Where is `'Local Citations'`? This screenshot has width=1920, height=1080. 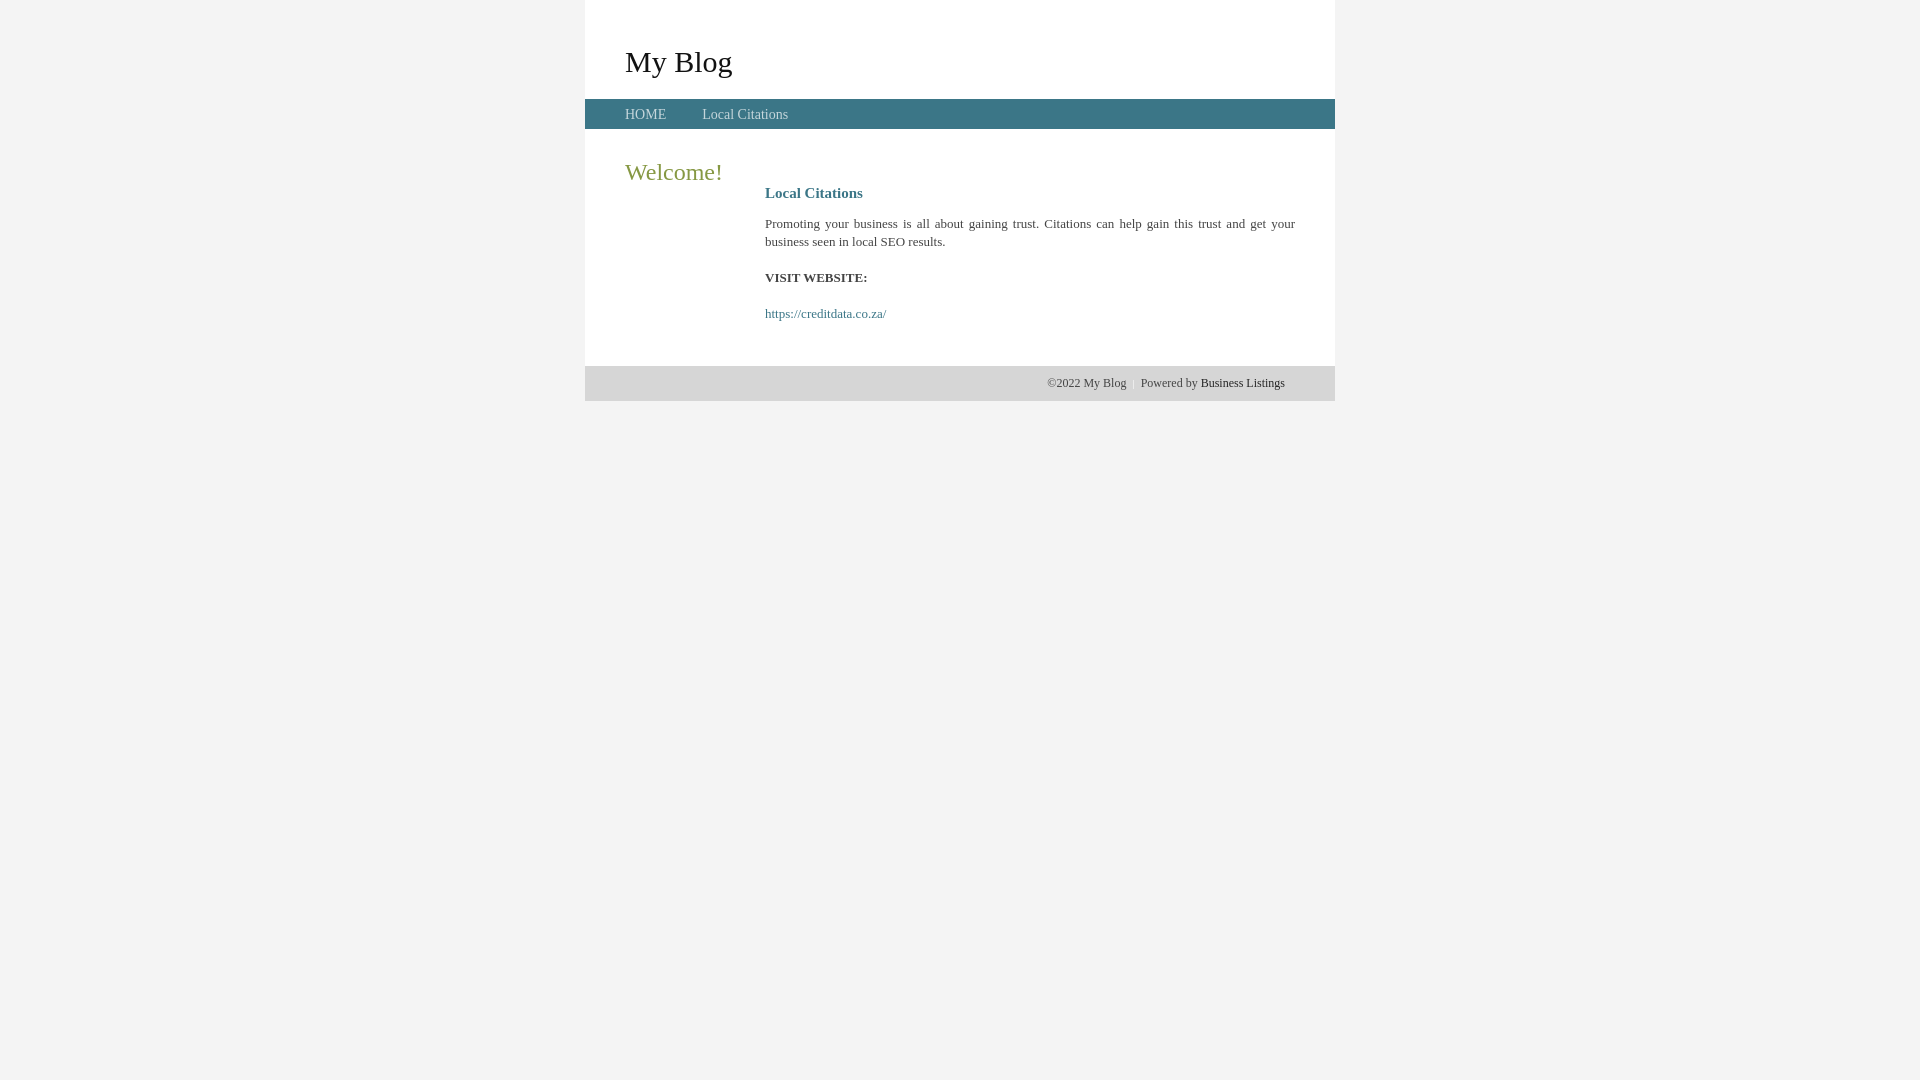 'Local Citations' is located at coordinates (743, 114).